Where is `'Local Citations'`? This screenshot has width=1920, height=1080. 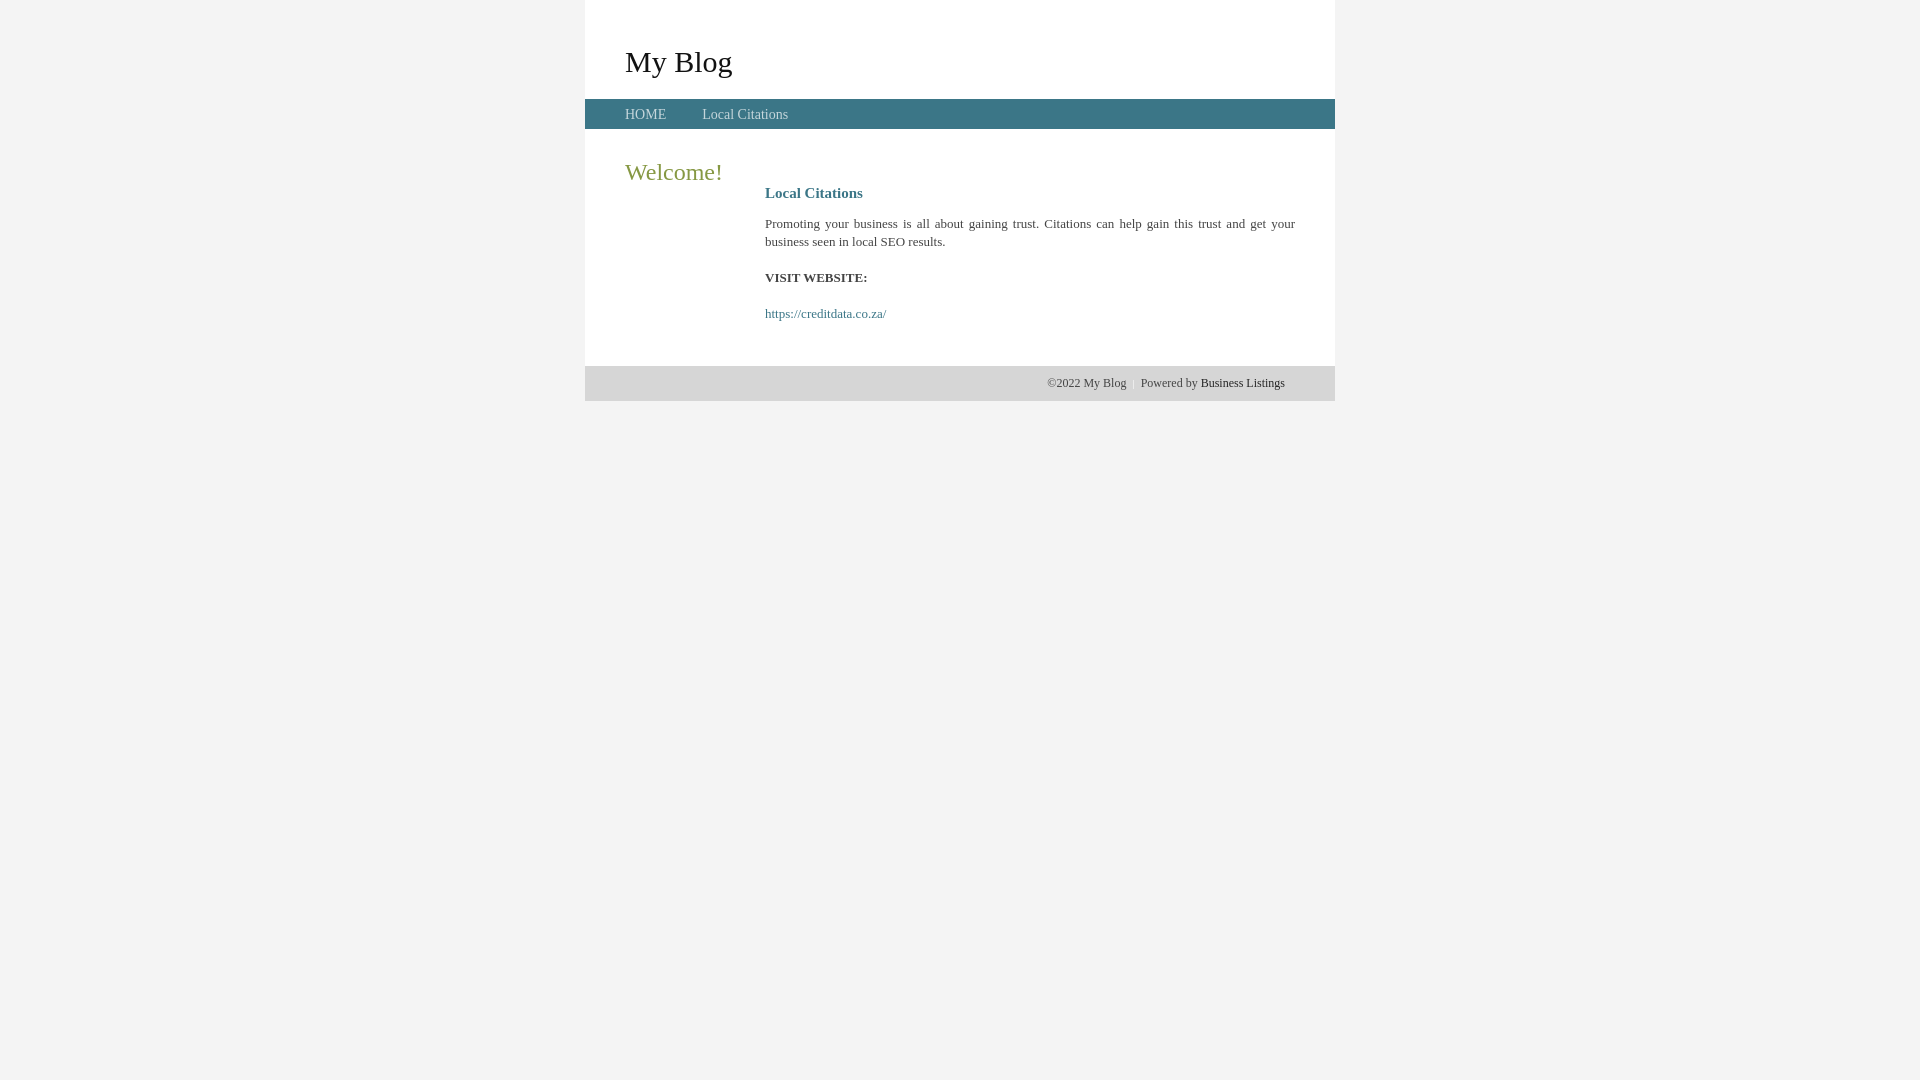 'Local Citations' is located at coordinates (743, 114).